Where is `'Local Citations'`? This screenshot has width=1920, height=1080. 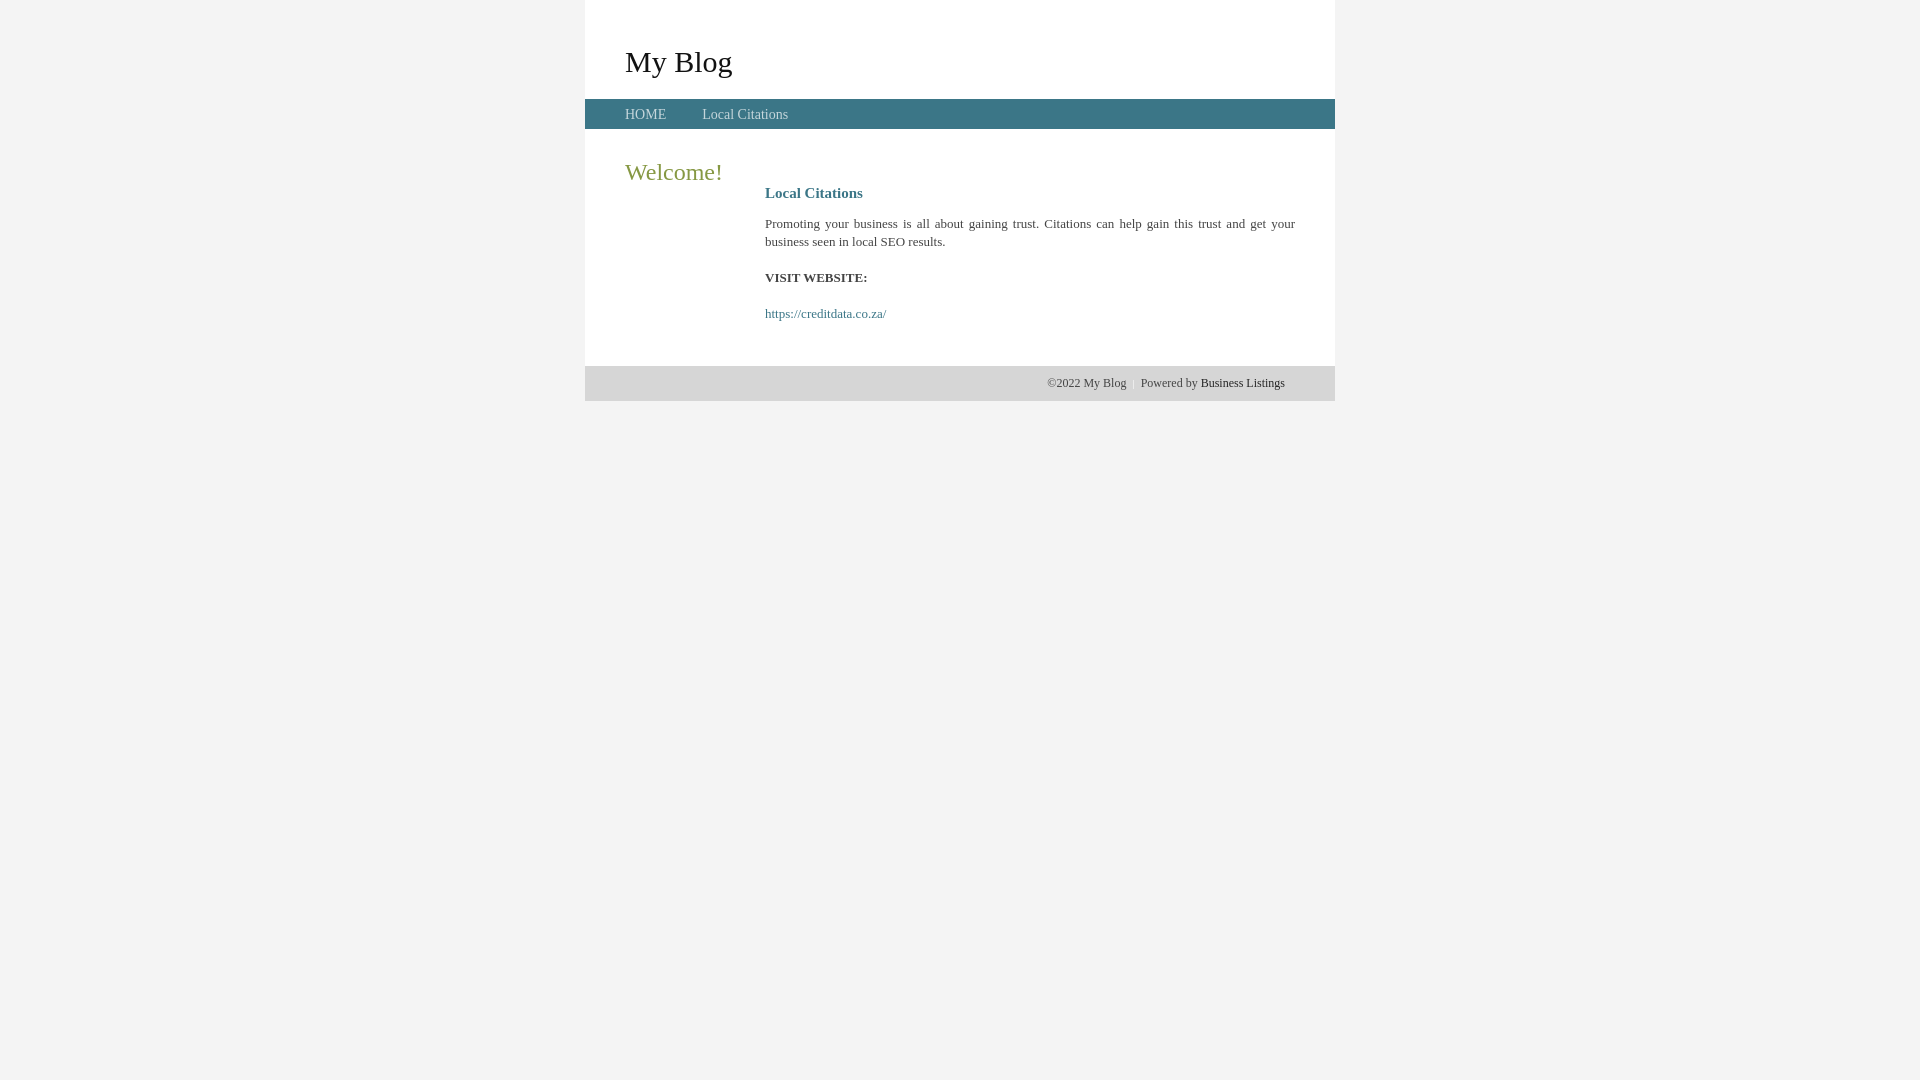 'Local Citations' is located at coordinates (743, 114).